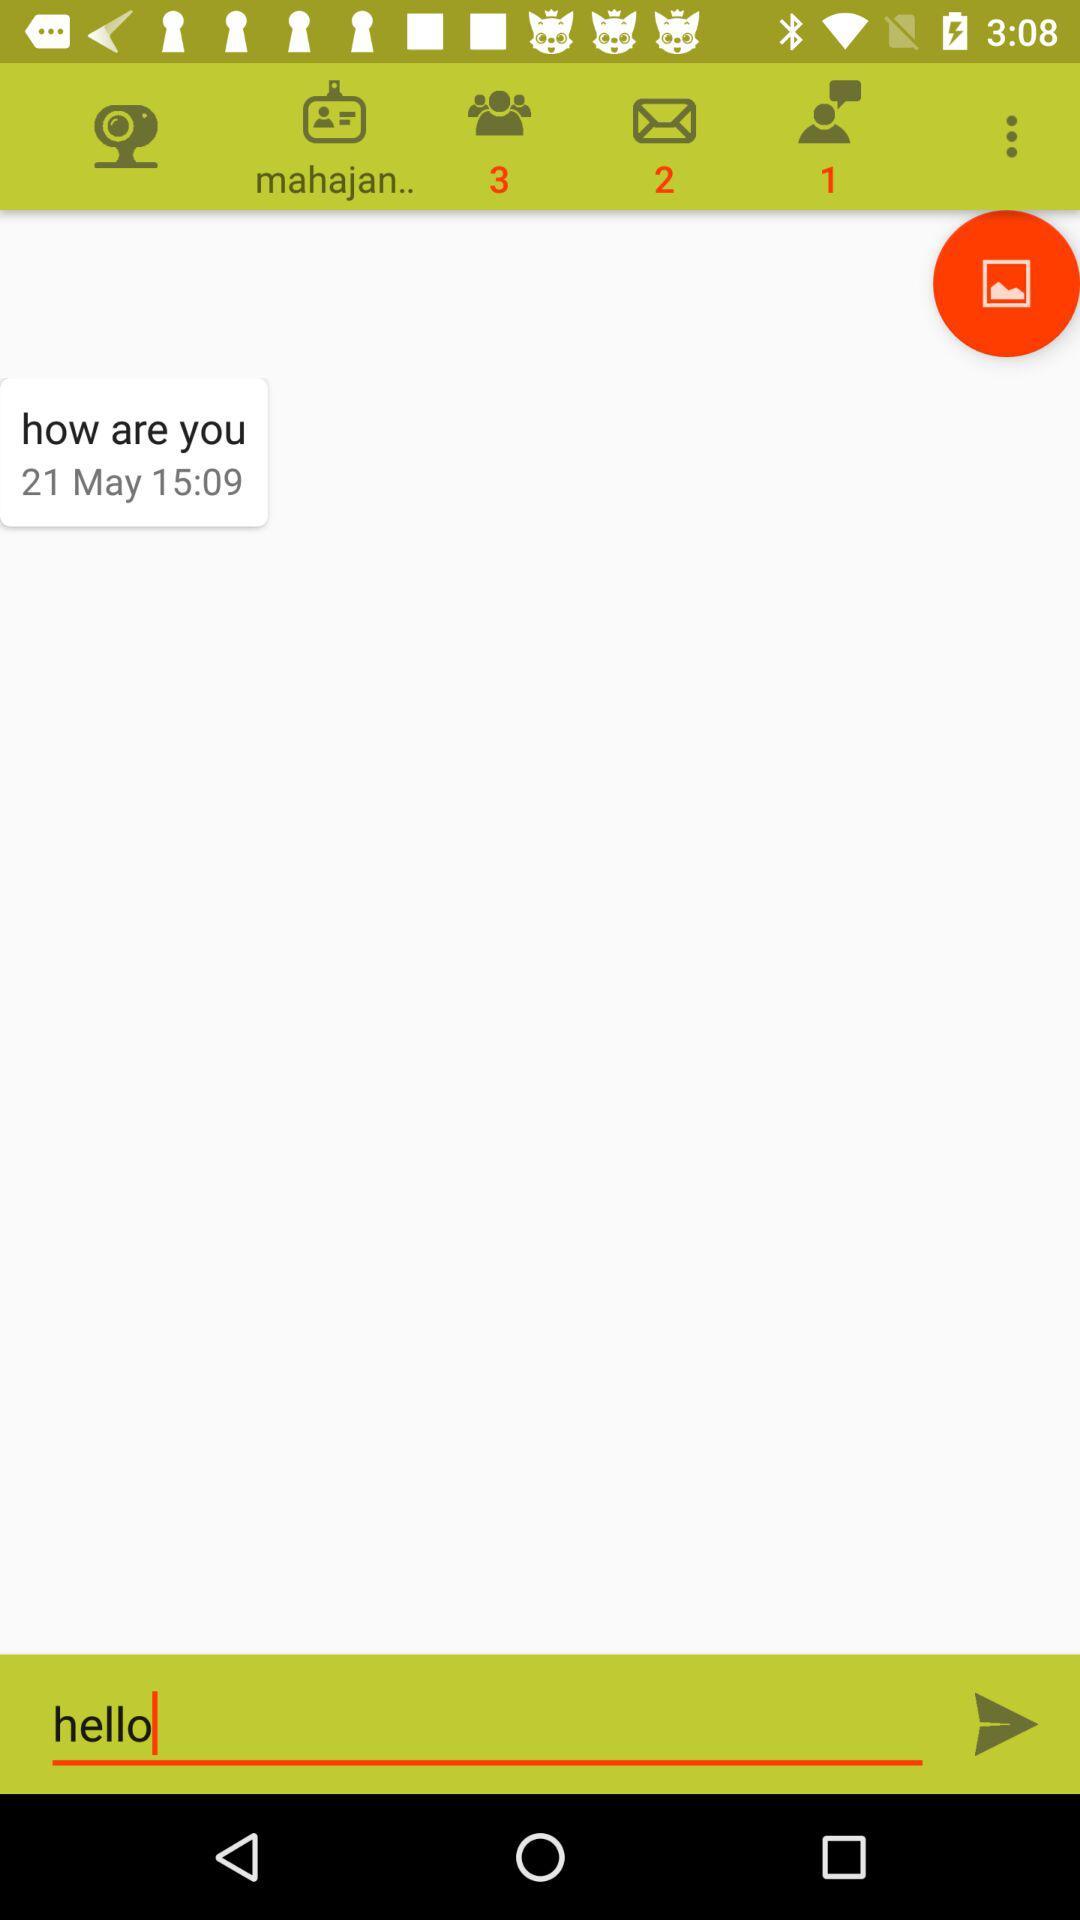 This screenshot has width=1080, height=1920. What do you see at coordinates (1006, 282) in the screenshot?
I see `the wallpaper icon` at bounding box center [1006, 282].